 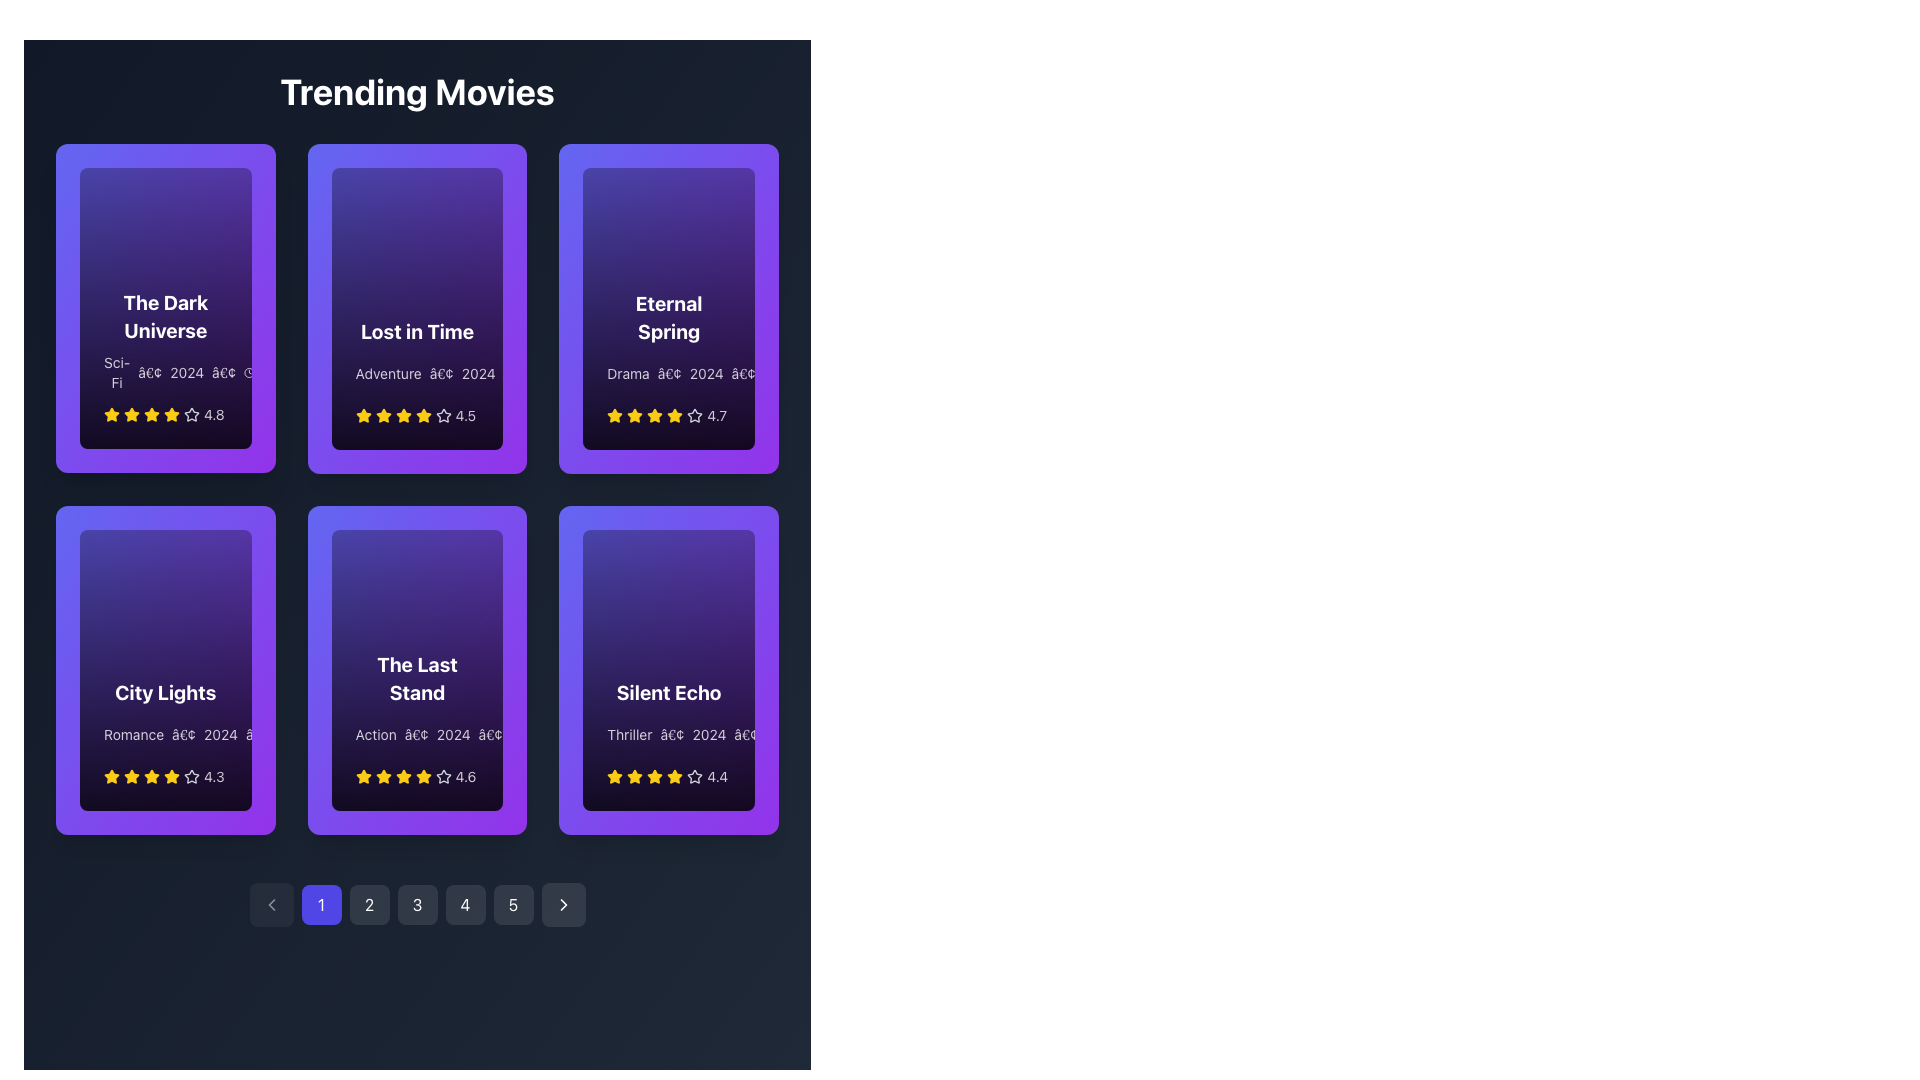 I want to click on the play icon located in the circular button on the movie card for 'City Lights', which is a triangular white icon against a purple background, so click(x=240, y=547).